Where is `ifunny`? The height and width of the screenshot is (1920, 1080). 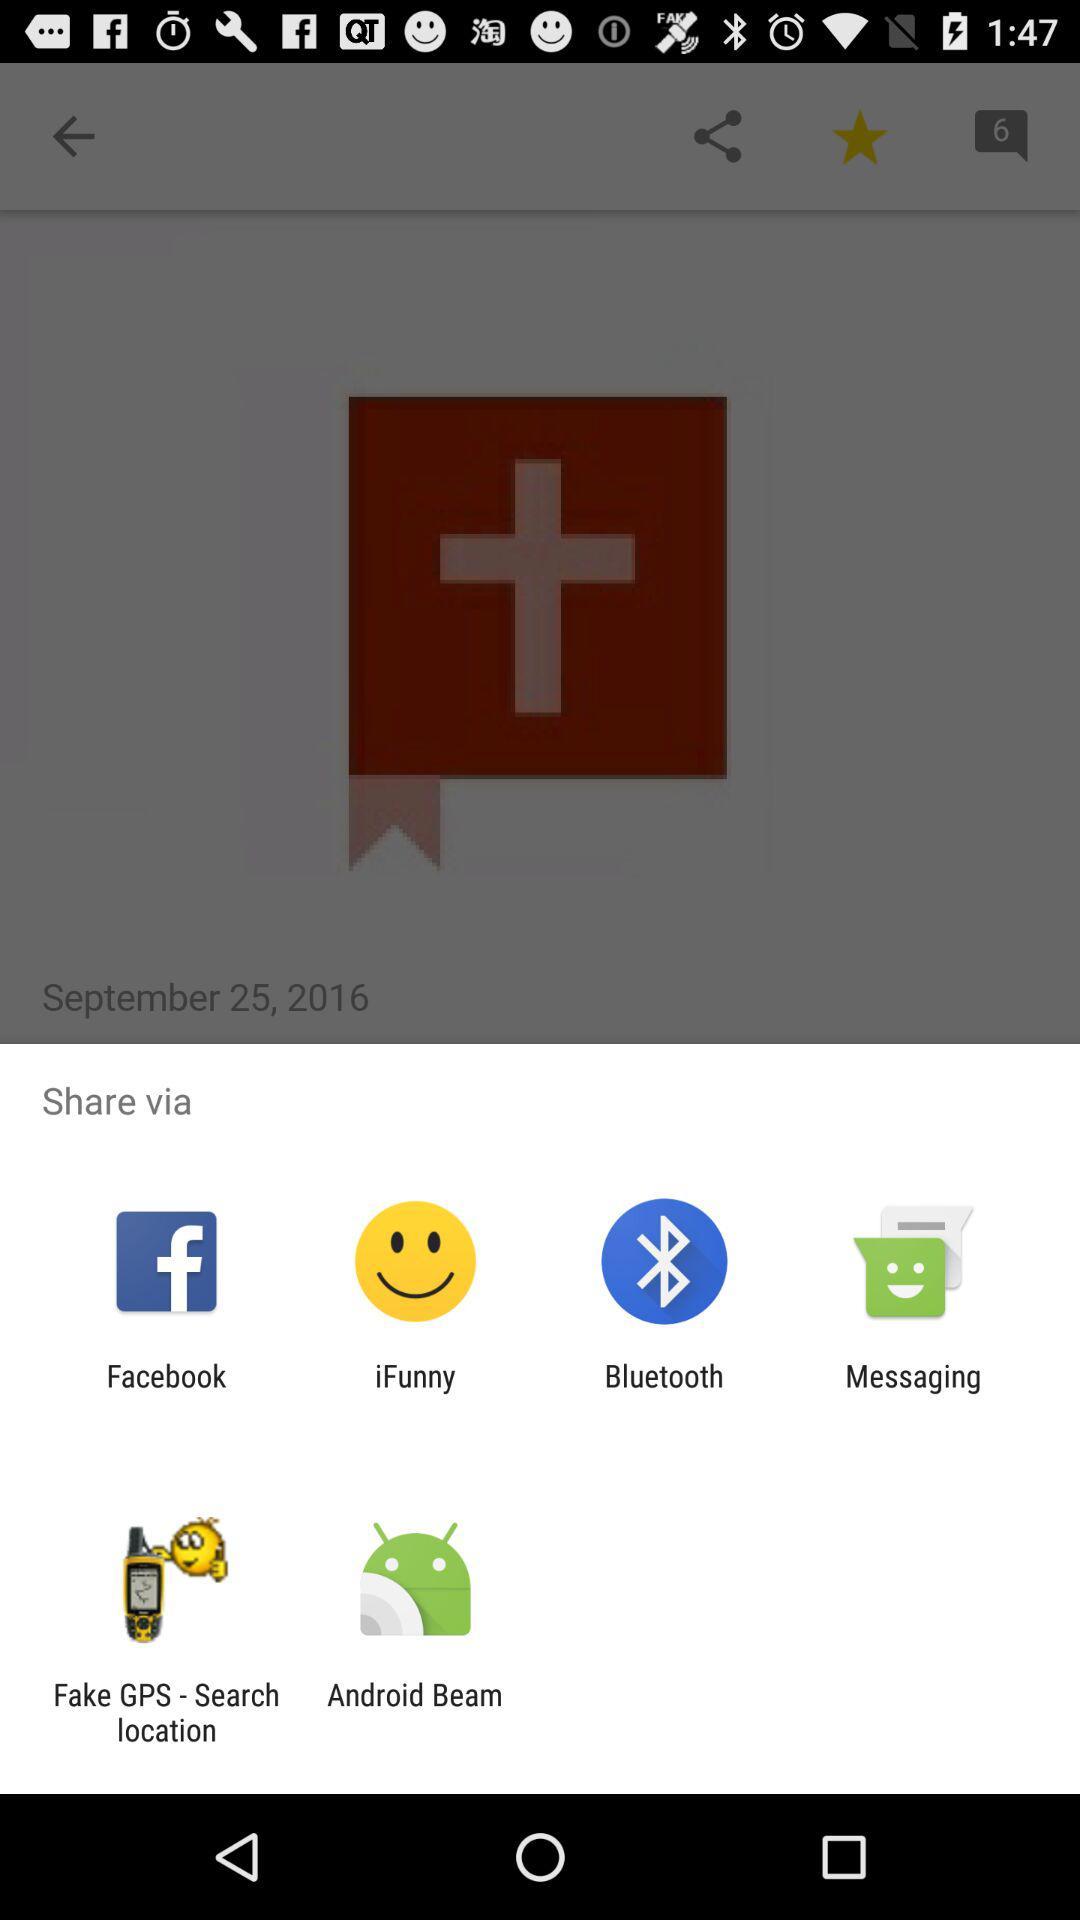
ifunny is located at coordinates (414, 1392).